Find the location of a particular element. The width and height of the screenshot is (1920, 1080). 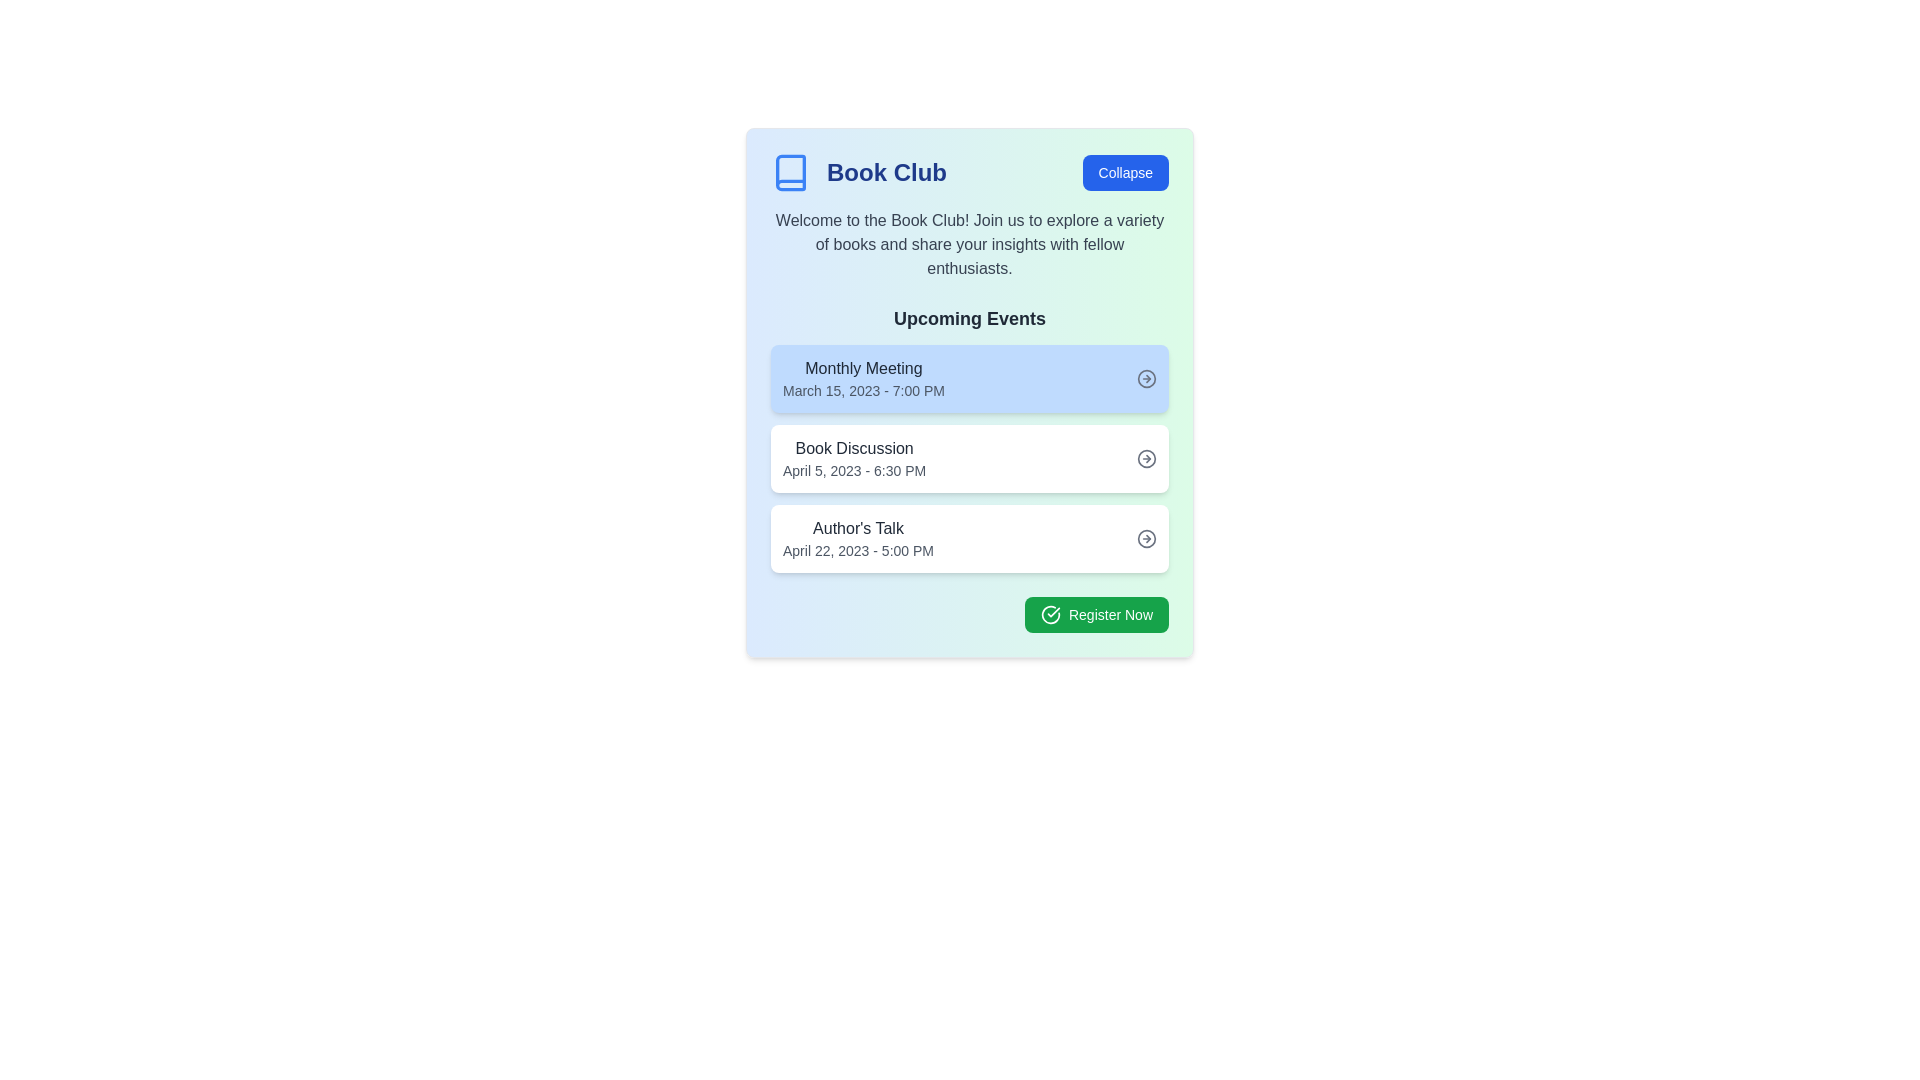

the welcoming message text for the Book Club, which is located below the 'Book Club' title and above the 'Upcoming Events' section is located at coordinates (969, 244).